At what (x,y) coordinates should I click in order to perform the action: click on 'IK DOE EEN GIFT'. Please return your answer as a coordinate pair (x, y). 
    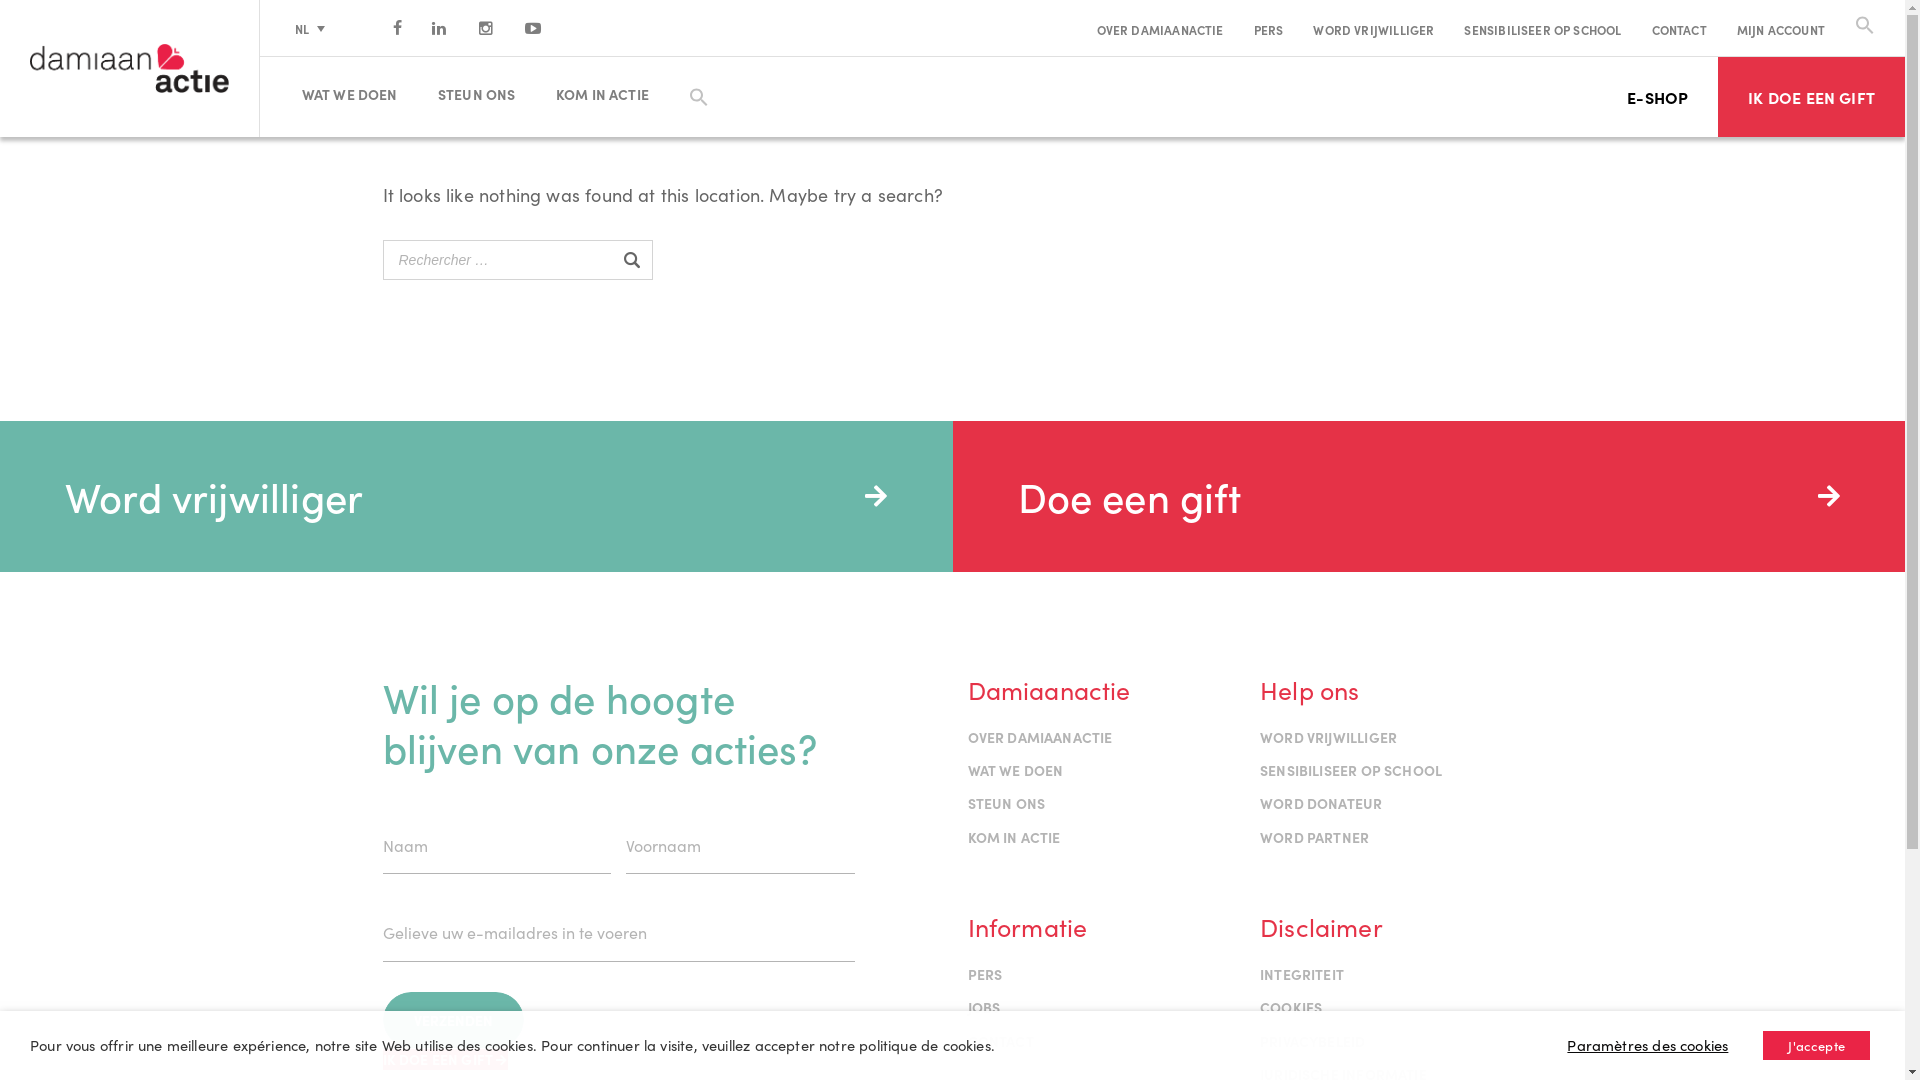
    Looking at the image, I should click on (1811, 96).